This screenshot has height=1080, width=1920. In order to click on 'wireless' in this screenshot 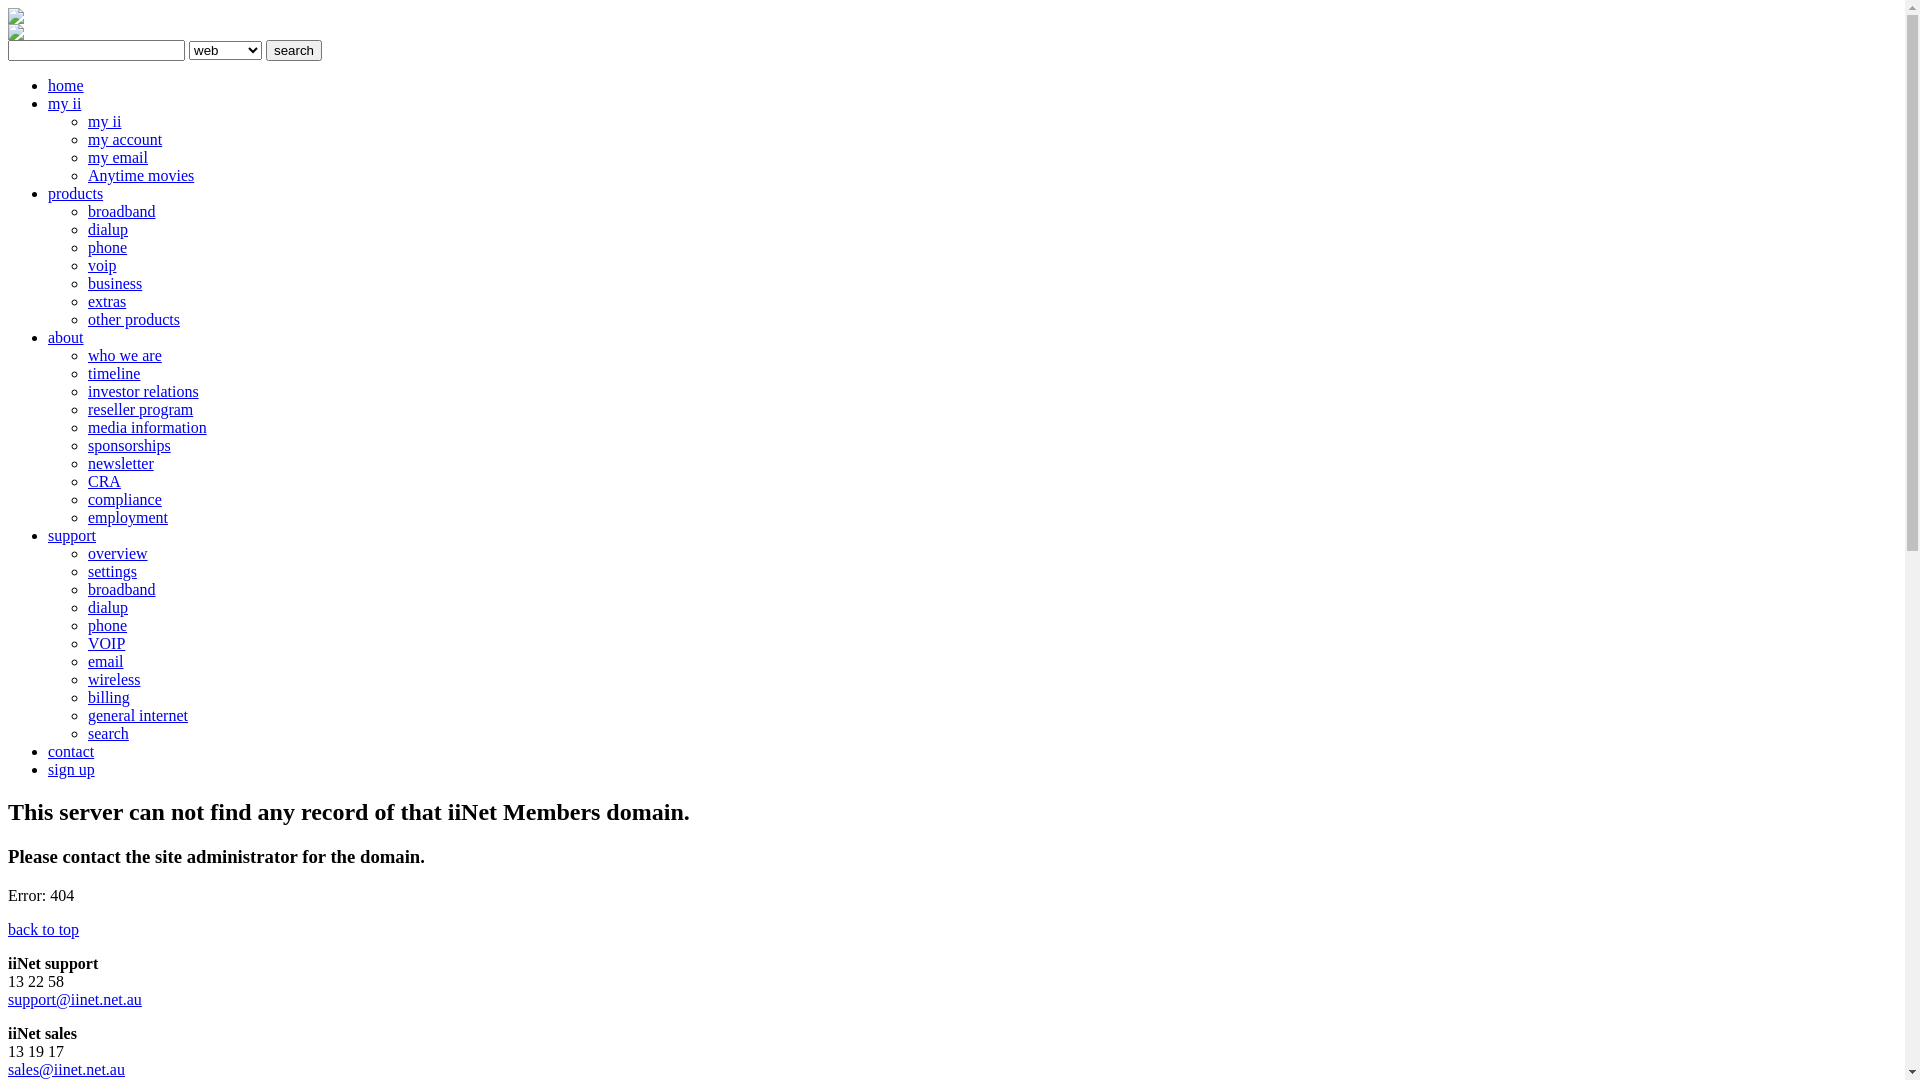, I will do `click(86, 678)`.